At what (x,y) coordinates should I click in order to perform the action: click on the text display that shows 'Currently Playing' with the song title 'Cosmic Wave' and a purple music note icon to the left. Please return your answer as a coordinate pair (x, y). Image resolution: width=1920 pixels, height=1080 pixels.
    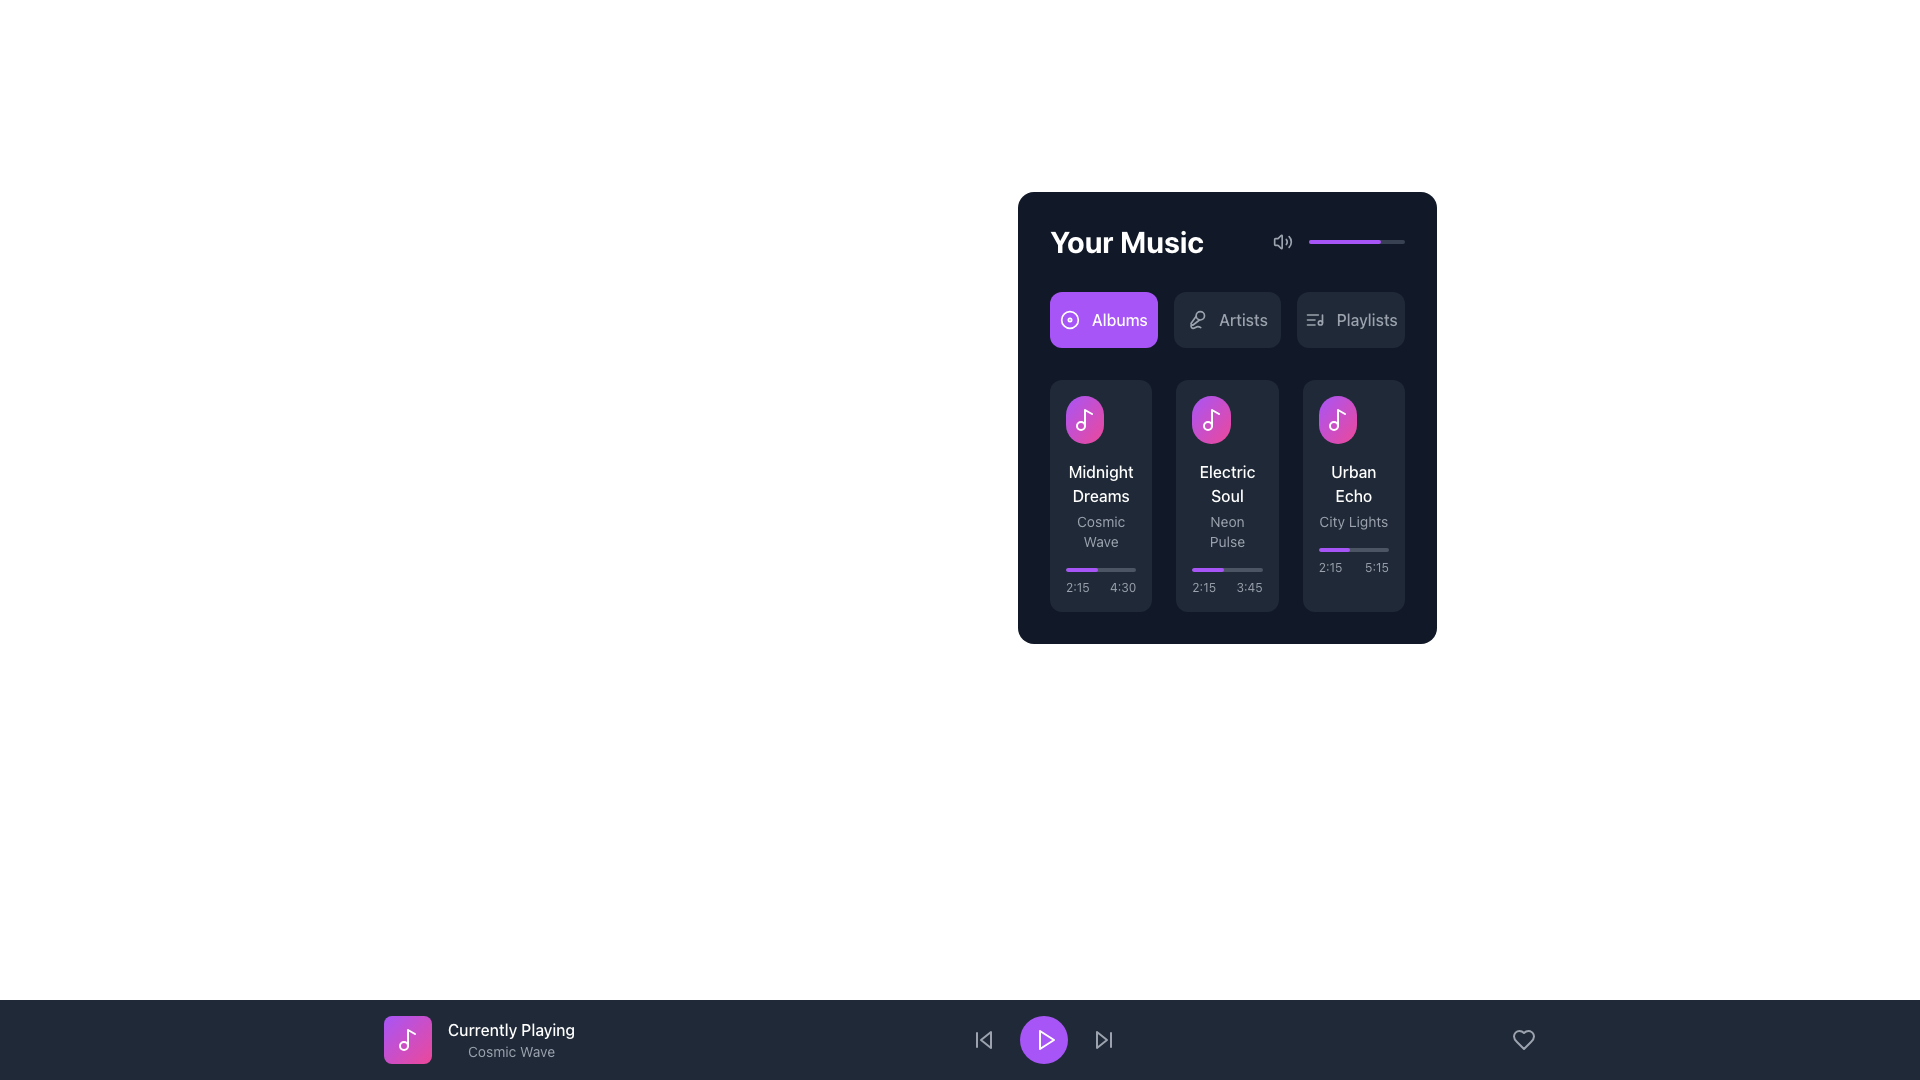
    Looking at the image, I should click on (478, 1039).